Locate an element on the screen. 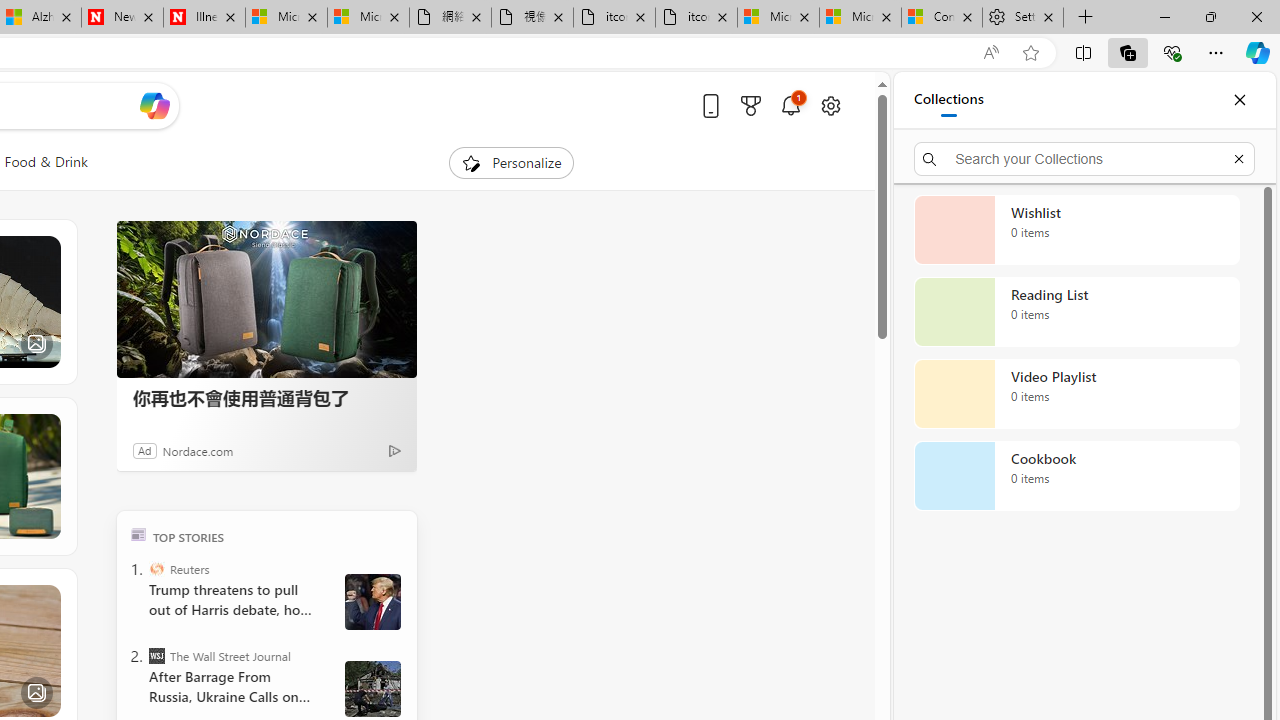 The image size is (1280, 720). 'Reading List collection, 0 items' is located at coordinates (1076, 312).